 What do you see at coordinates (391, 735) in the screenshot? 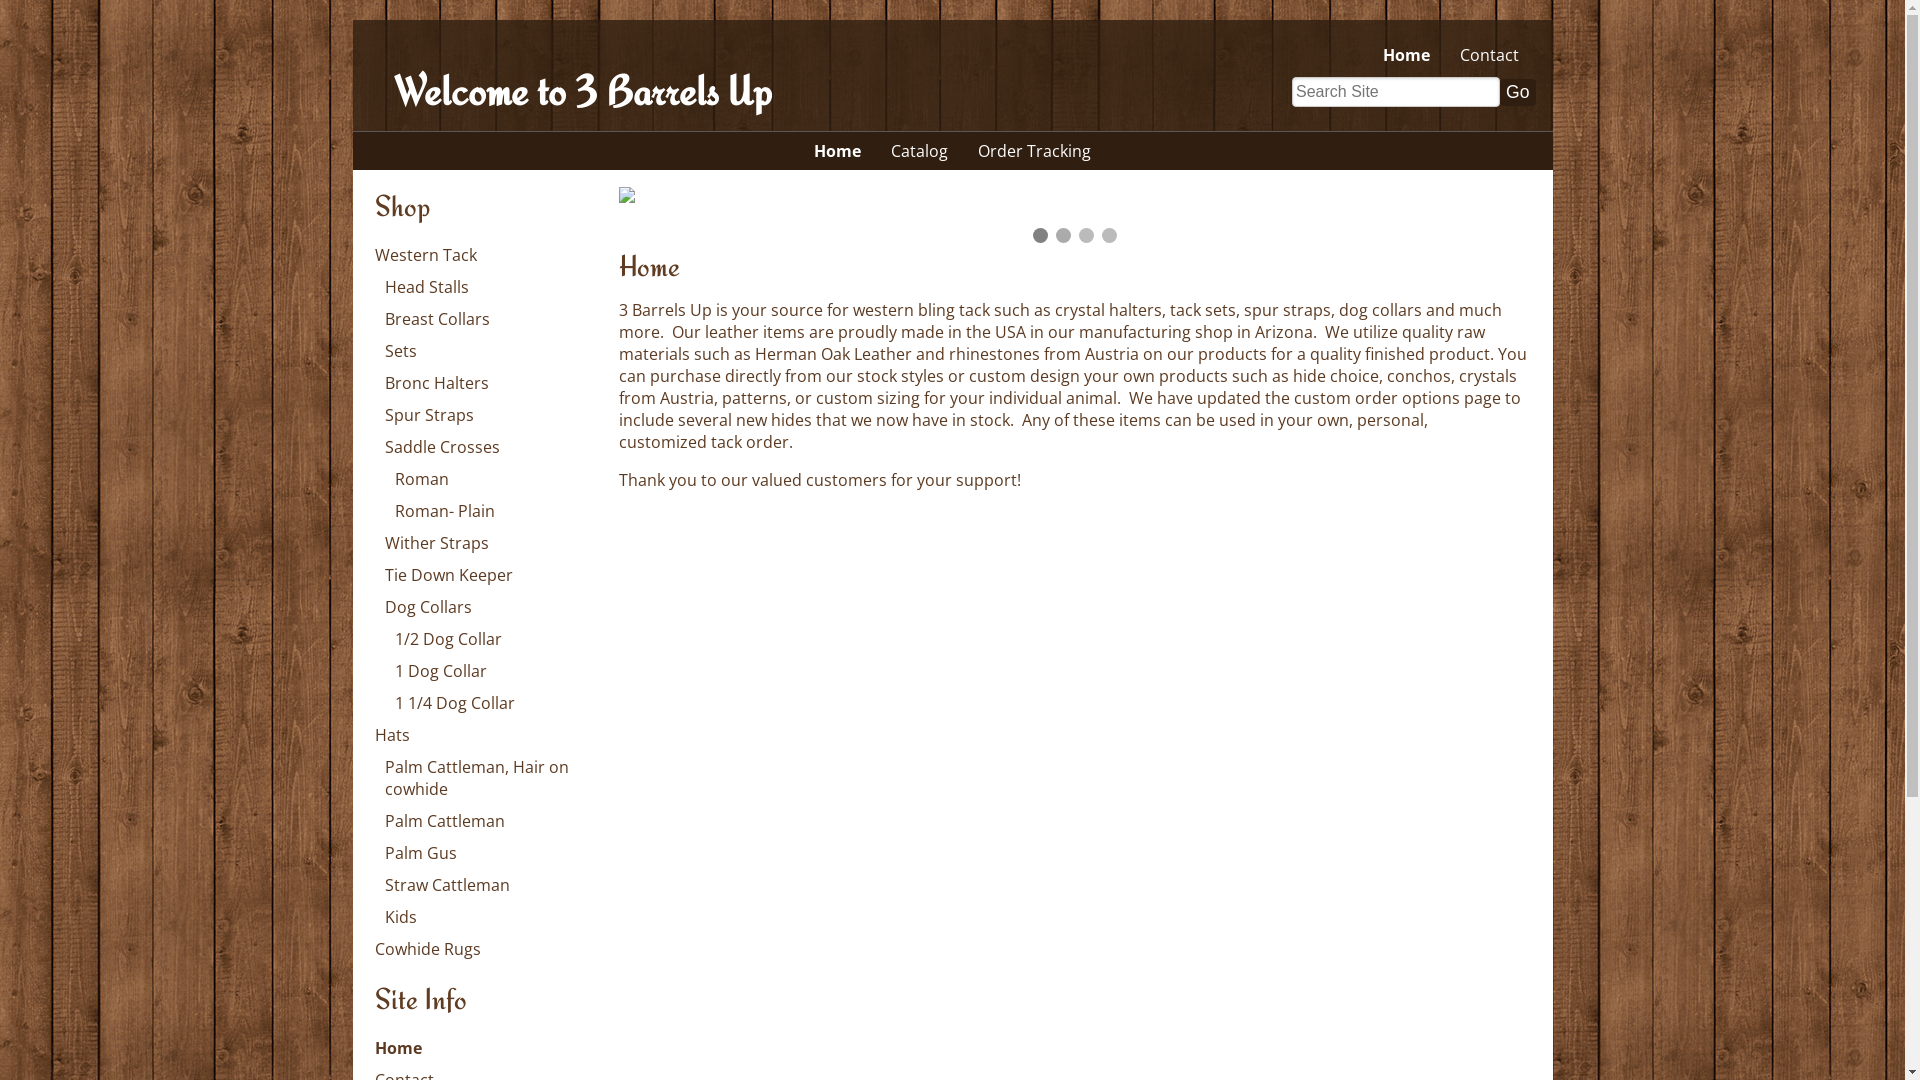
I see `'Hats'` at bounding box center [391, 735].